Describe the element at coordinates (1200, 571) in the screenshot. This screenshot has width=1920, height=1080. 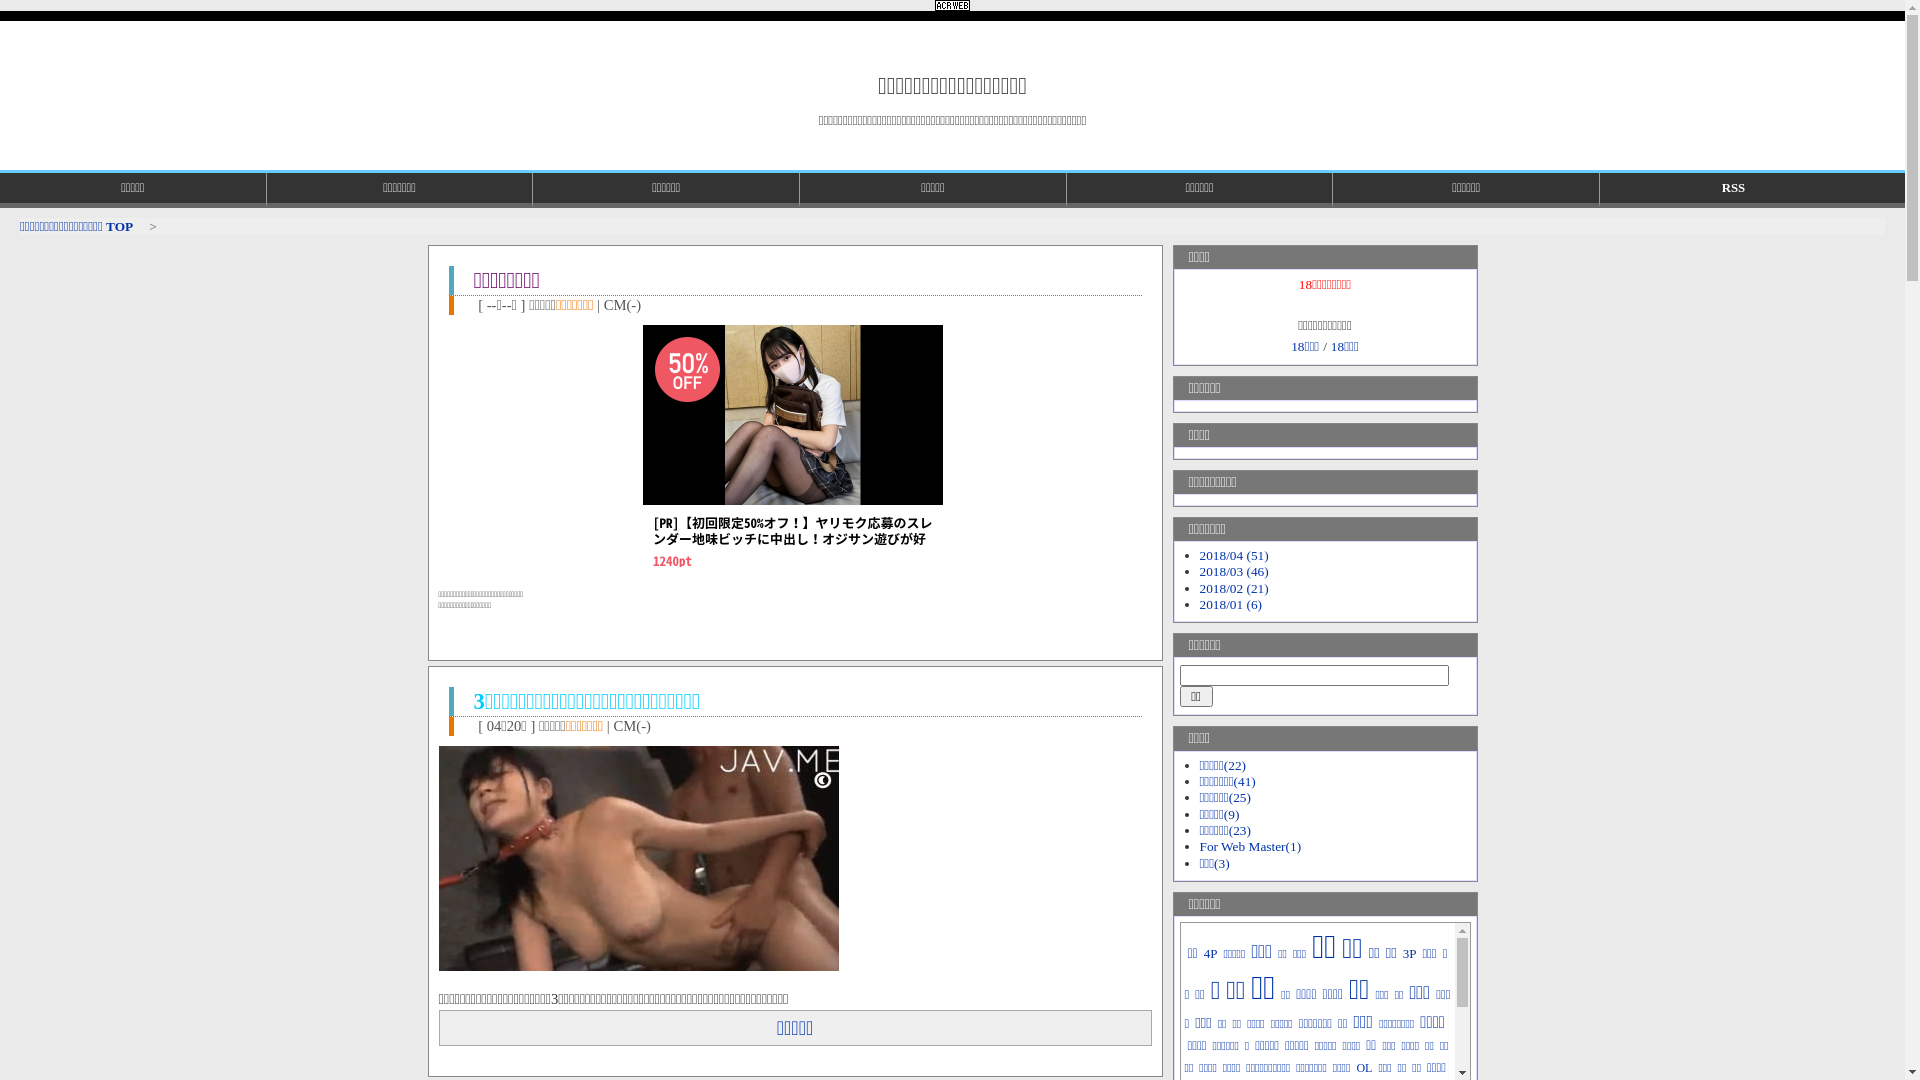
I see `'2018/03 (46)'` at that location.